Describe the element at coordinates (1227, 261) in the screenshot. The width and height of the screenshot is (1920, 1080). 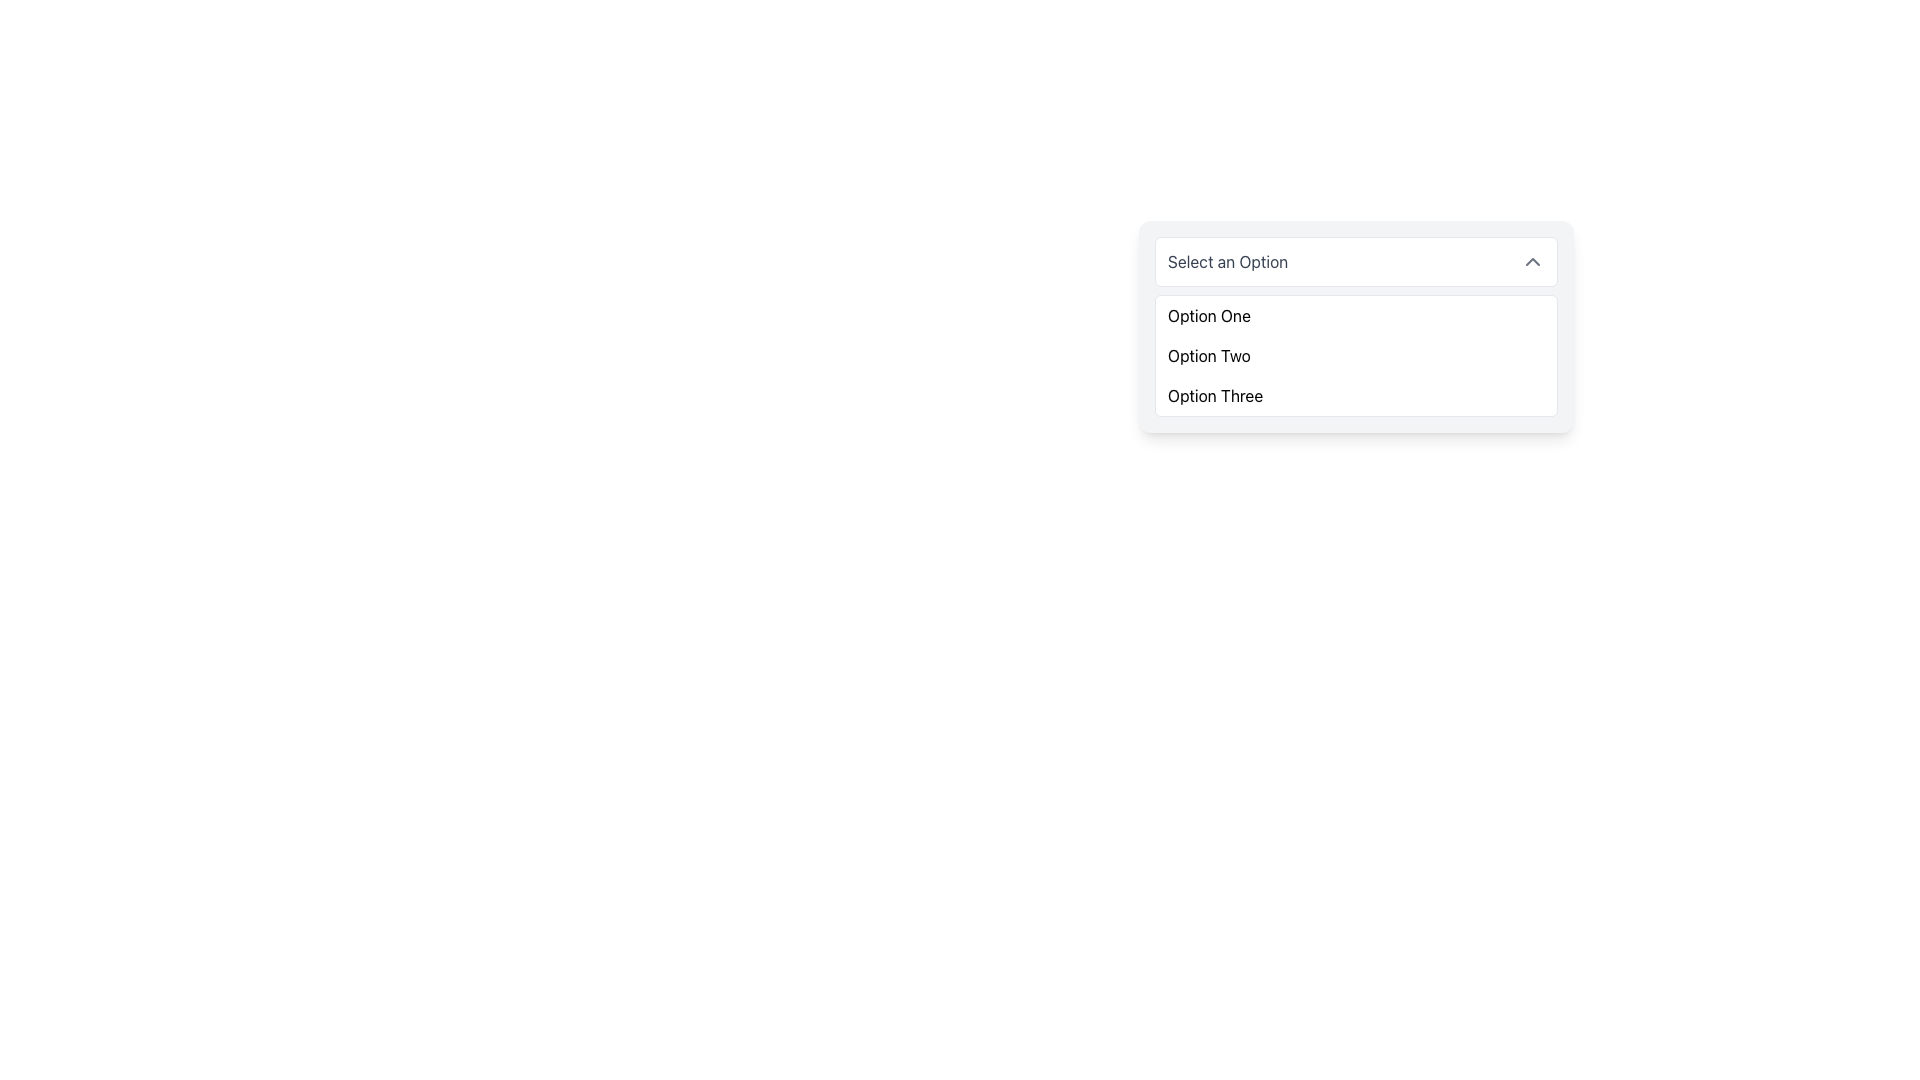
I see `the static text label displaying 'Select an Option' which is located within a dropdown menu header on the left side of a chevron-down icon` at that location.